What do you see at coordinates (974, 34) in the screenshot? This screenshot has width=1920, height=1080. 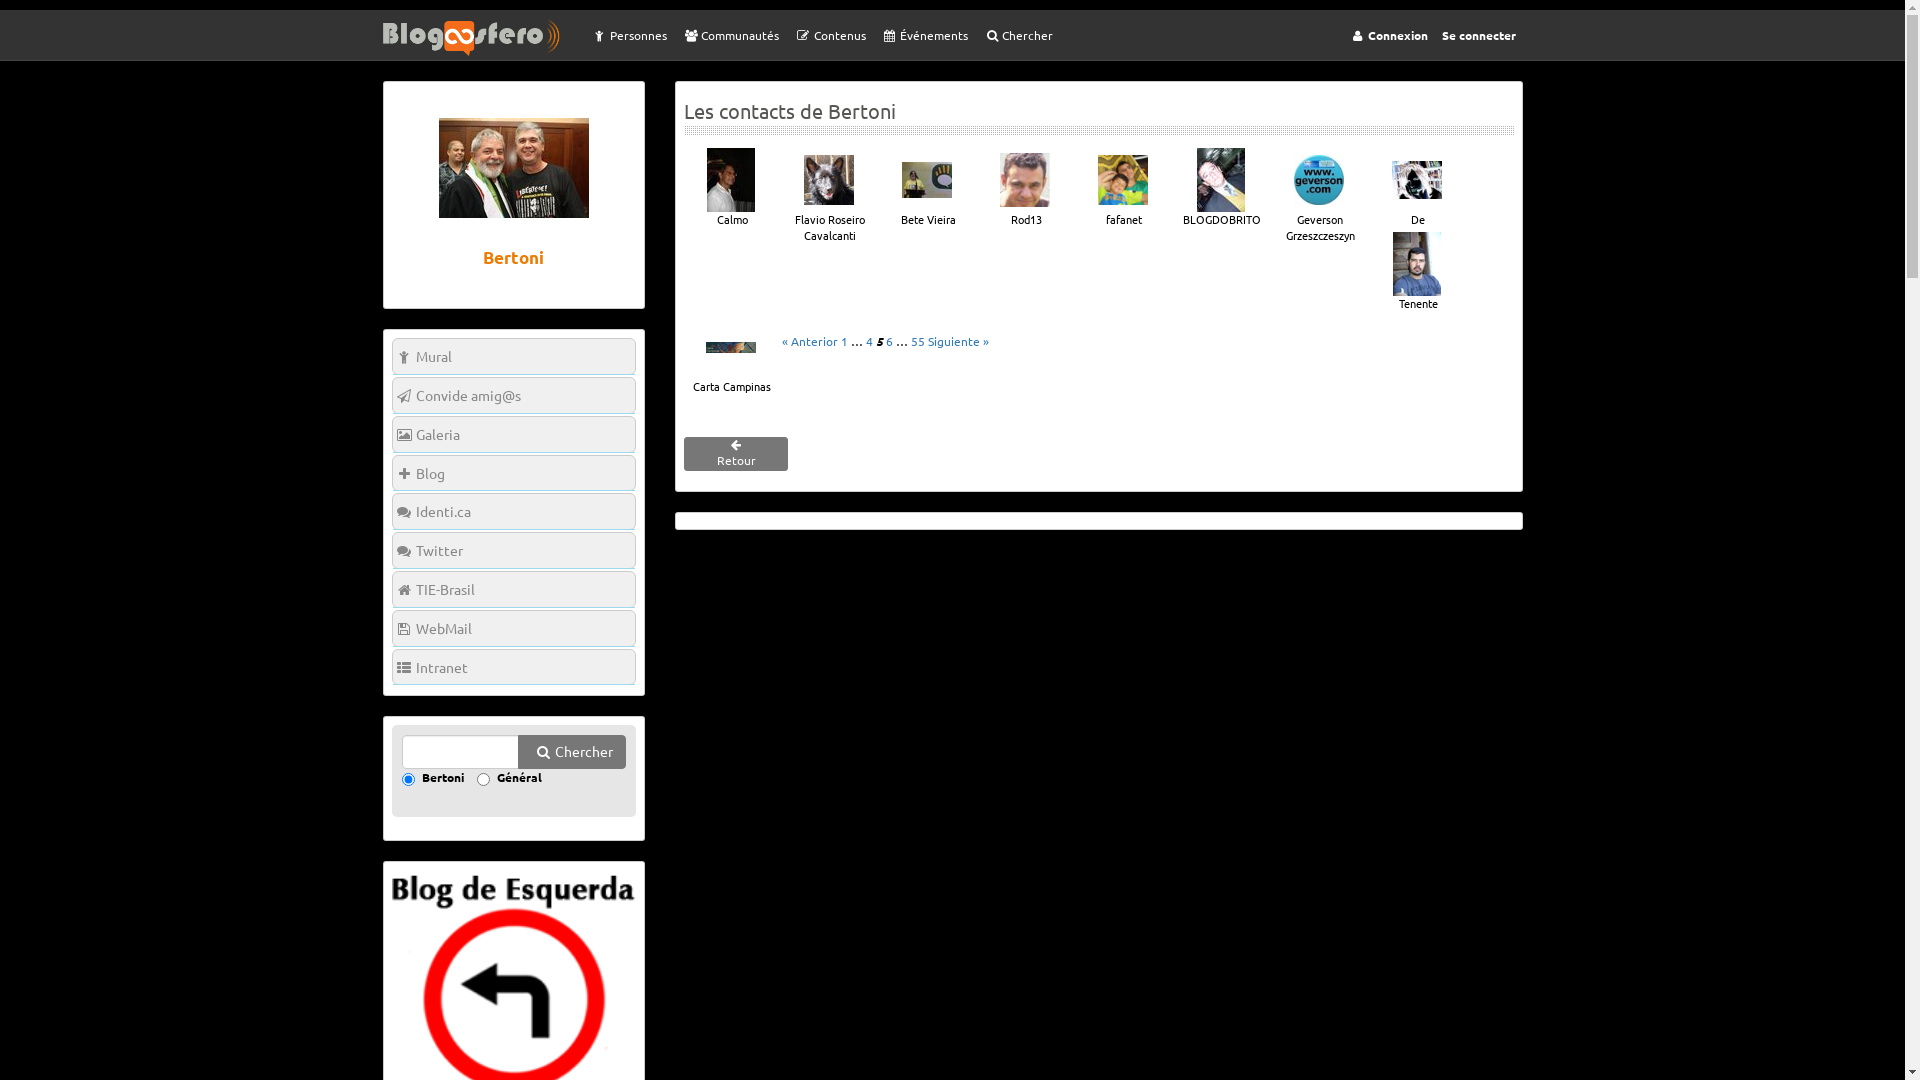 I see `'Chercher'` at bounding box center [974, 34].